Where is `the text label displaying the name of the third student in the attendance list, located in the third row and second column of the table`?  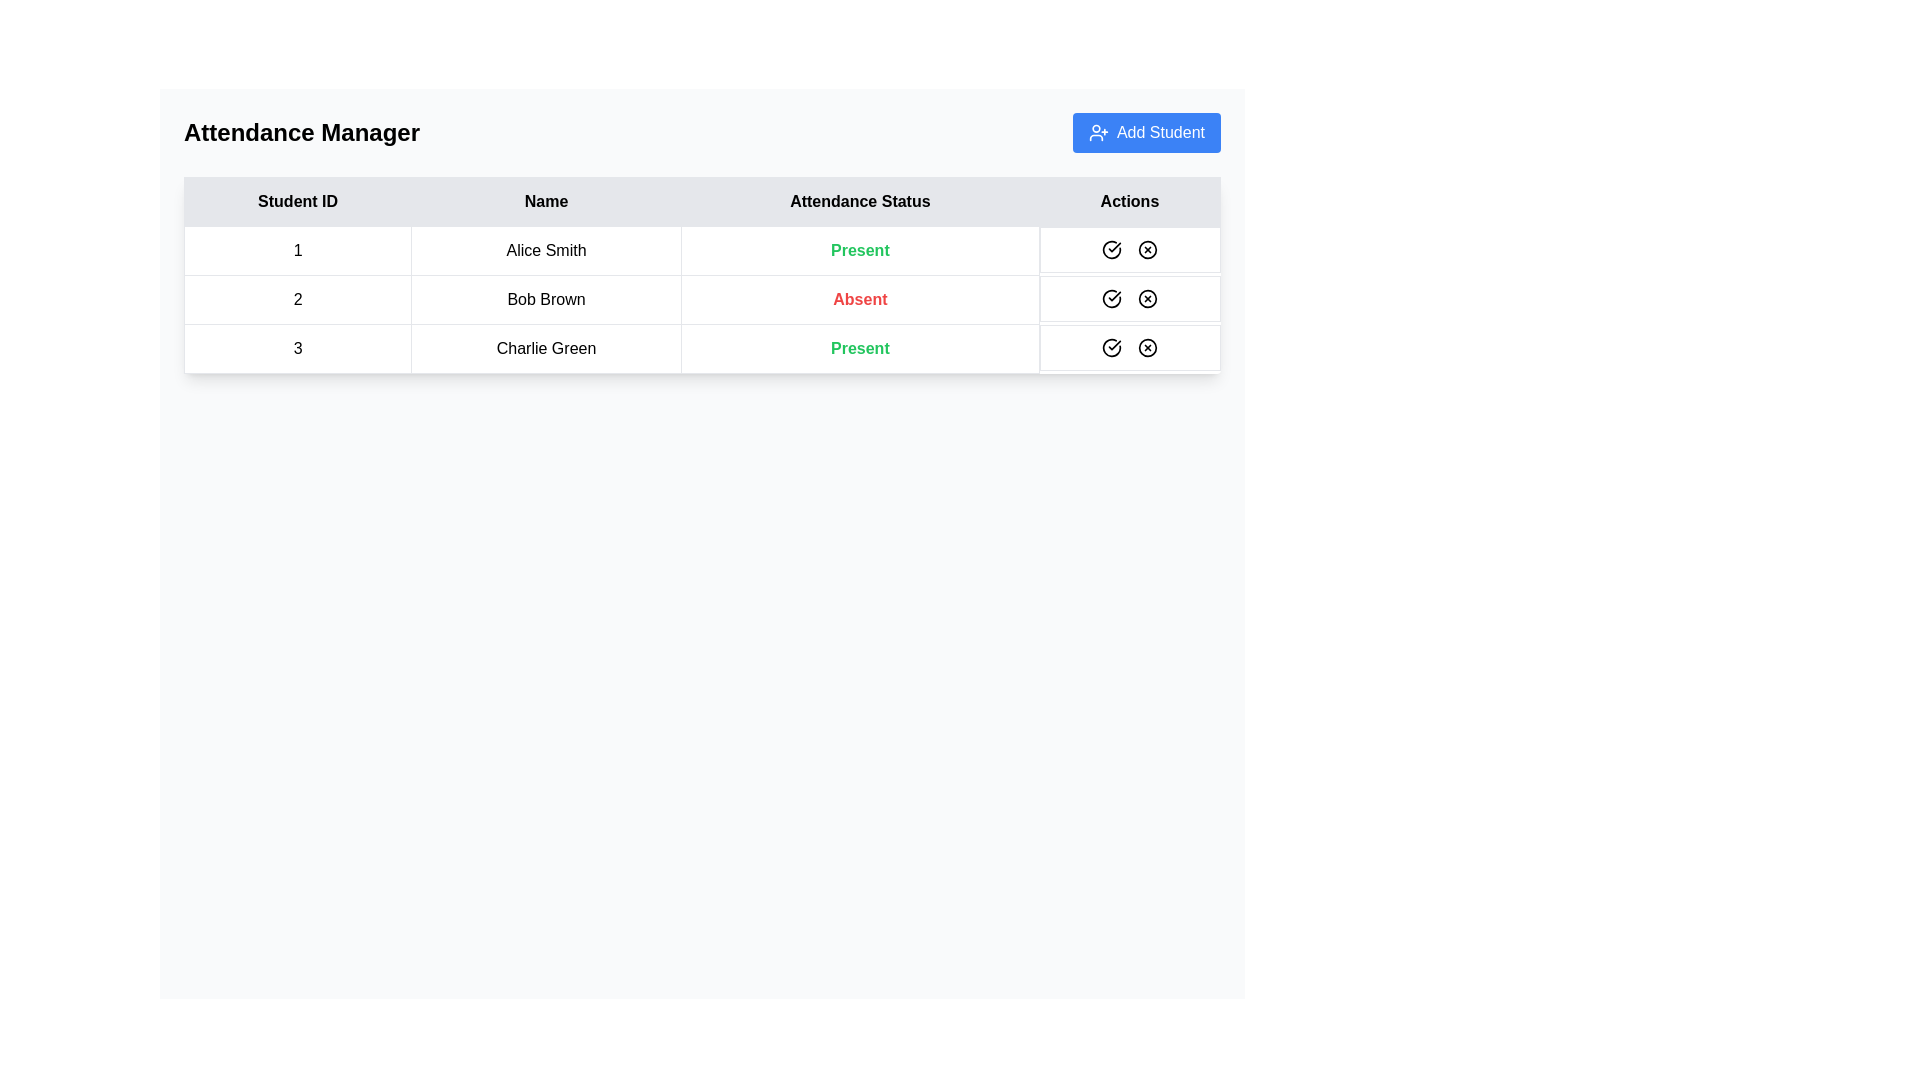
the text label displaying the name of the third student in the attendance list, located in the third row and second column of the table is located at coordinates (546, 347).